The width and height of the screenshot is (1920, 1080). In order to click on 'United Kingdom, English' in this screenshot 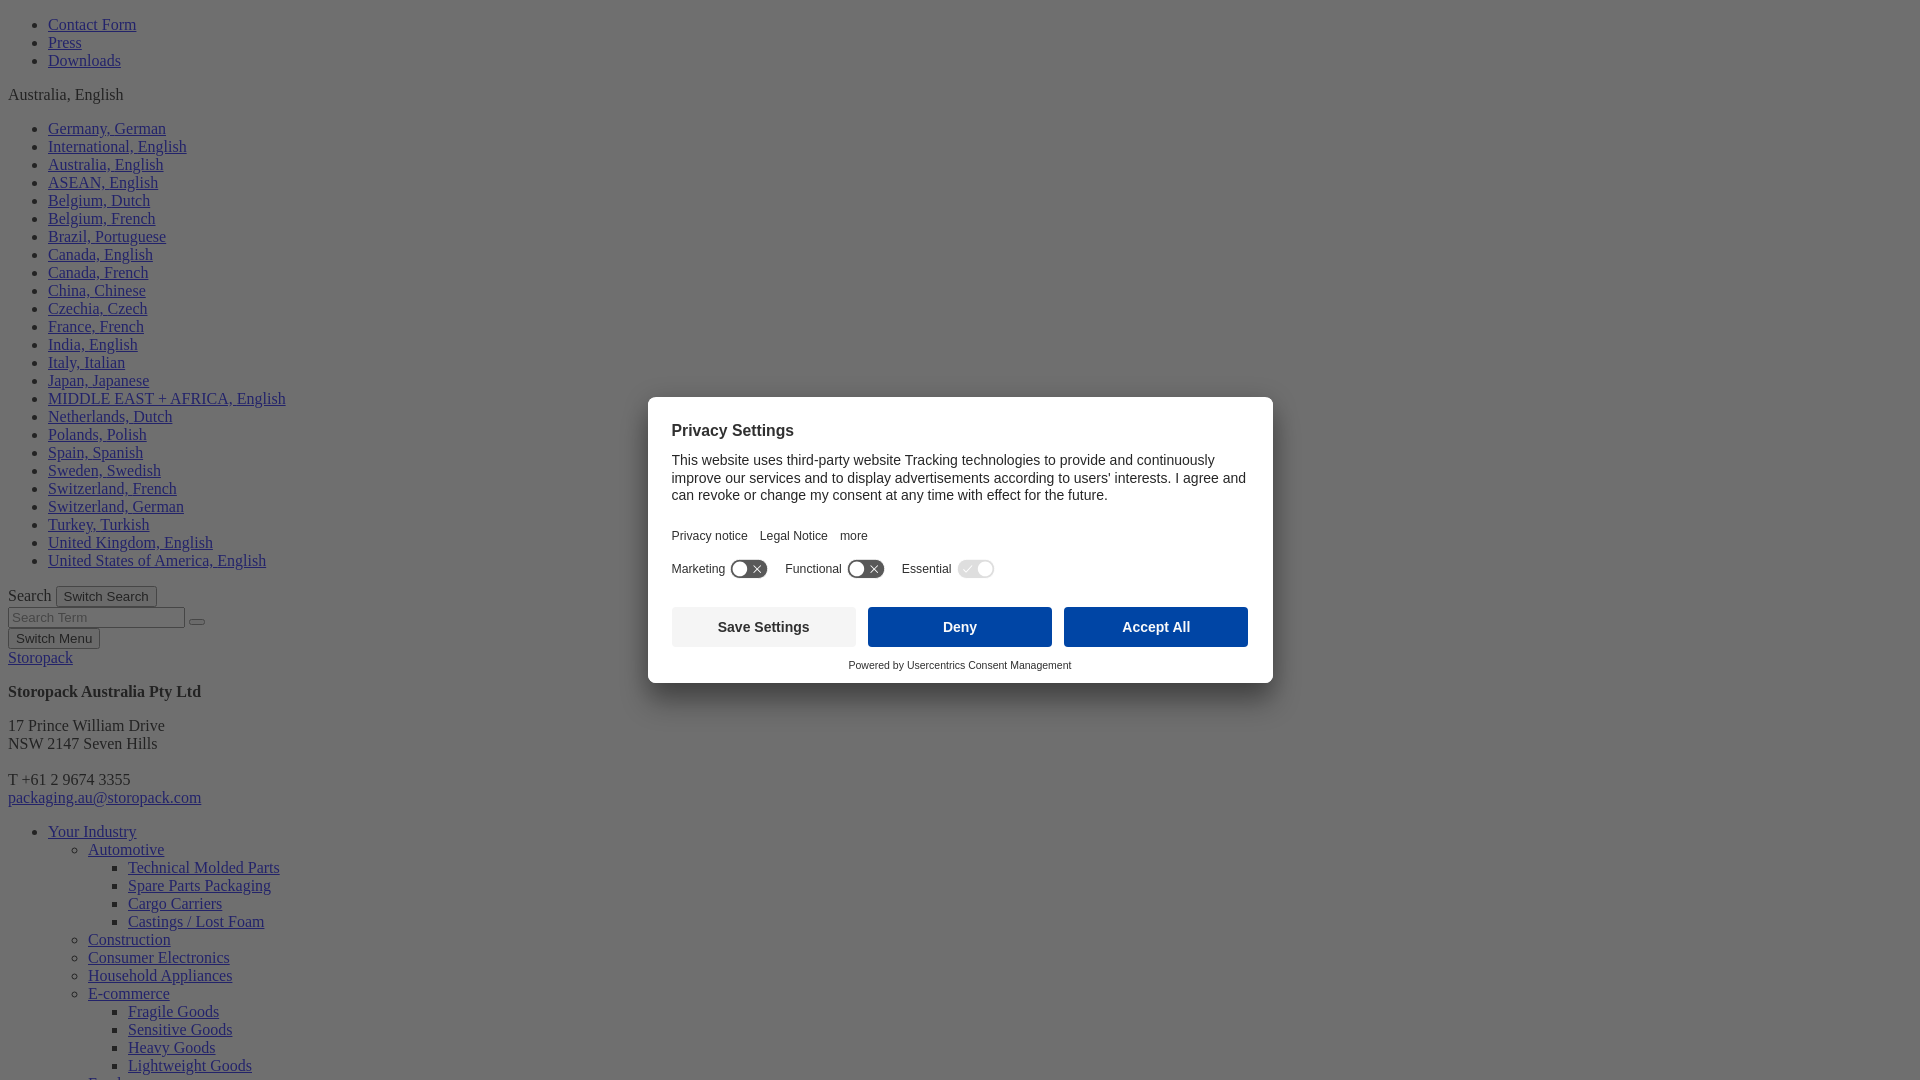, I will do `click(129, 542)`.